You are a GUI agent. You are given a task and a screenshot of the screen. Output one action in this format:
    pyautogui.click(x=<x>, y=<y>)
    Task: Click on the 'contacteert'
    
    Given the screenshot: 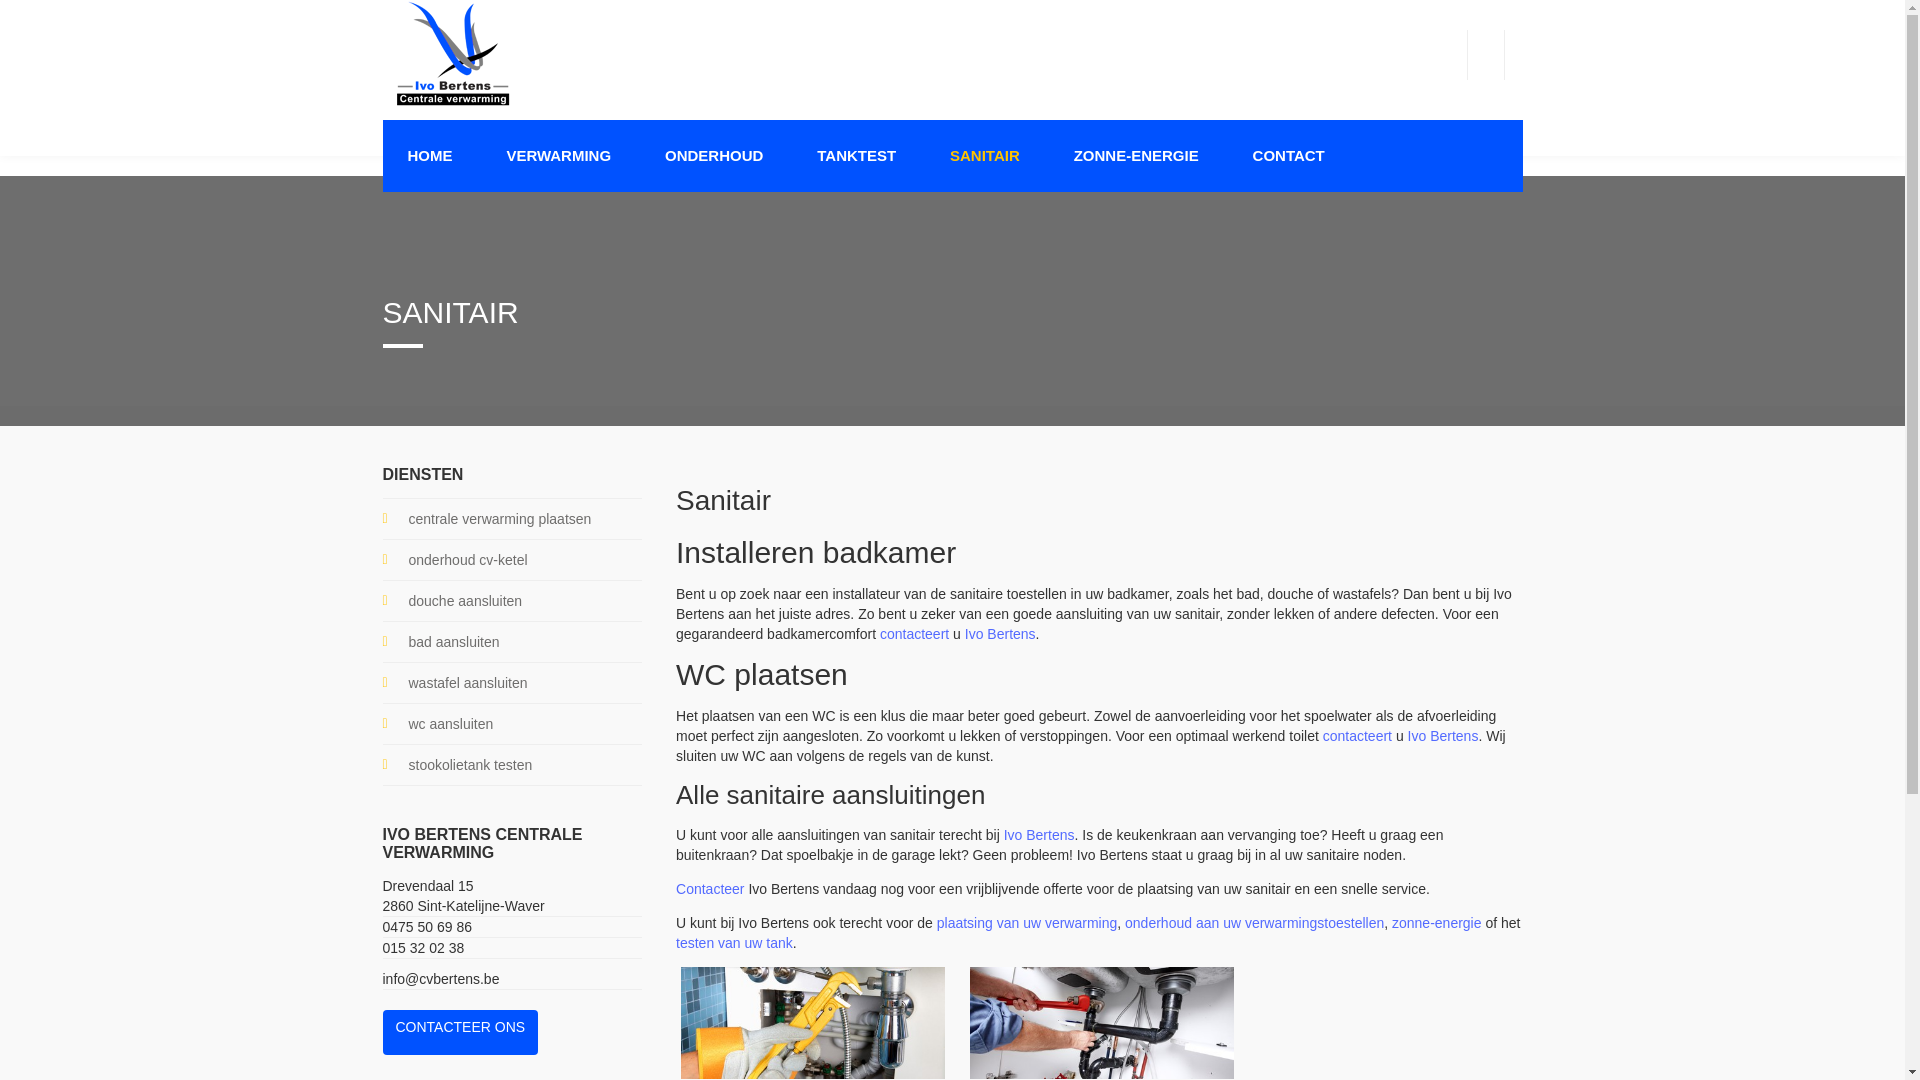 What is the action you would take?
    pyautogui.click(x=1357, y=736)
    